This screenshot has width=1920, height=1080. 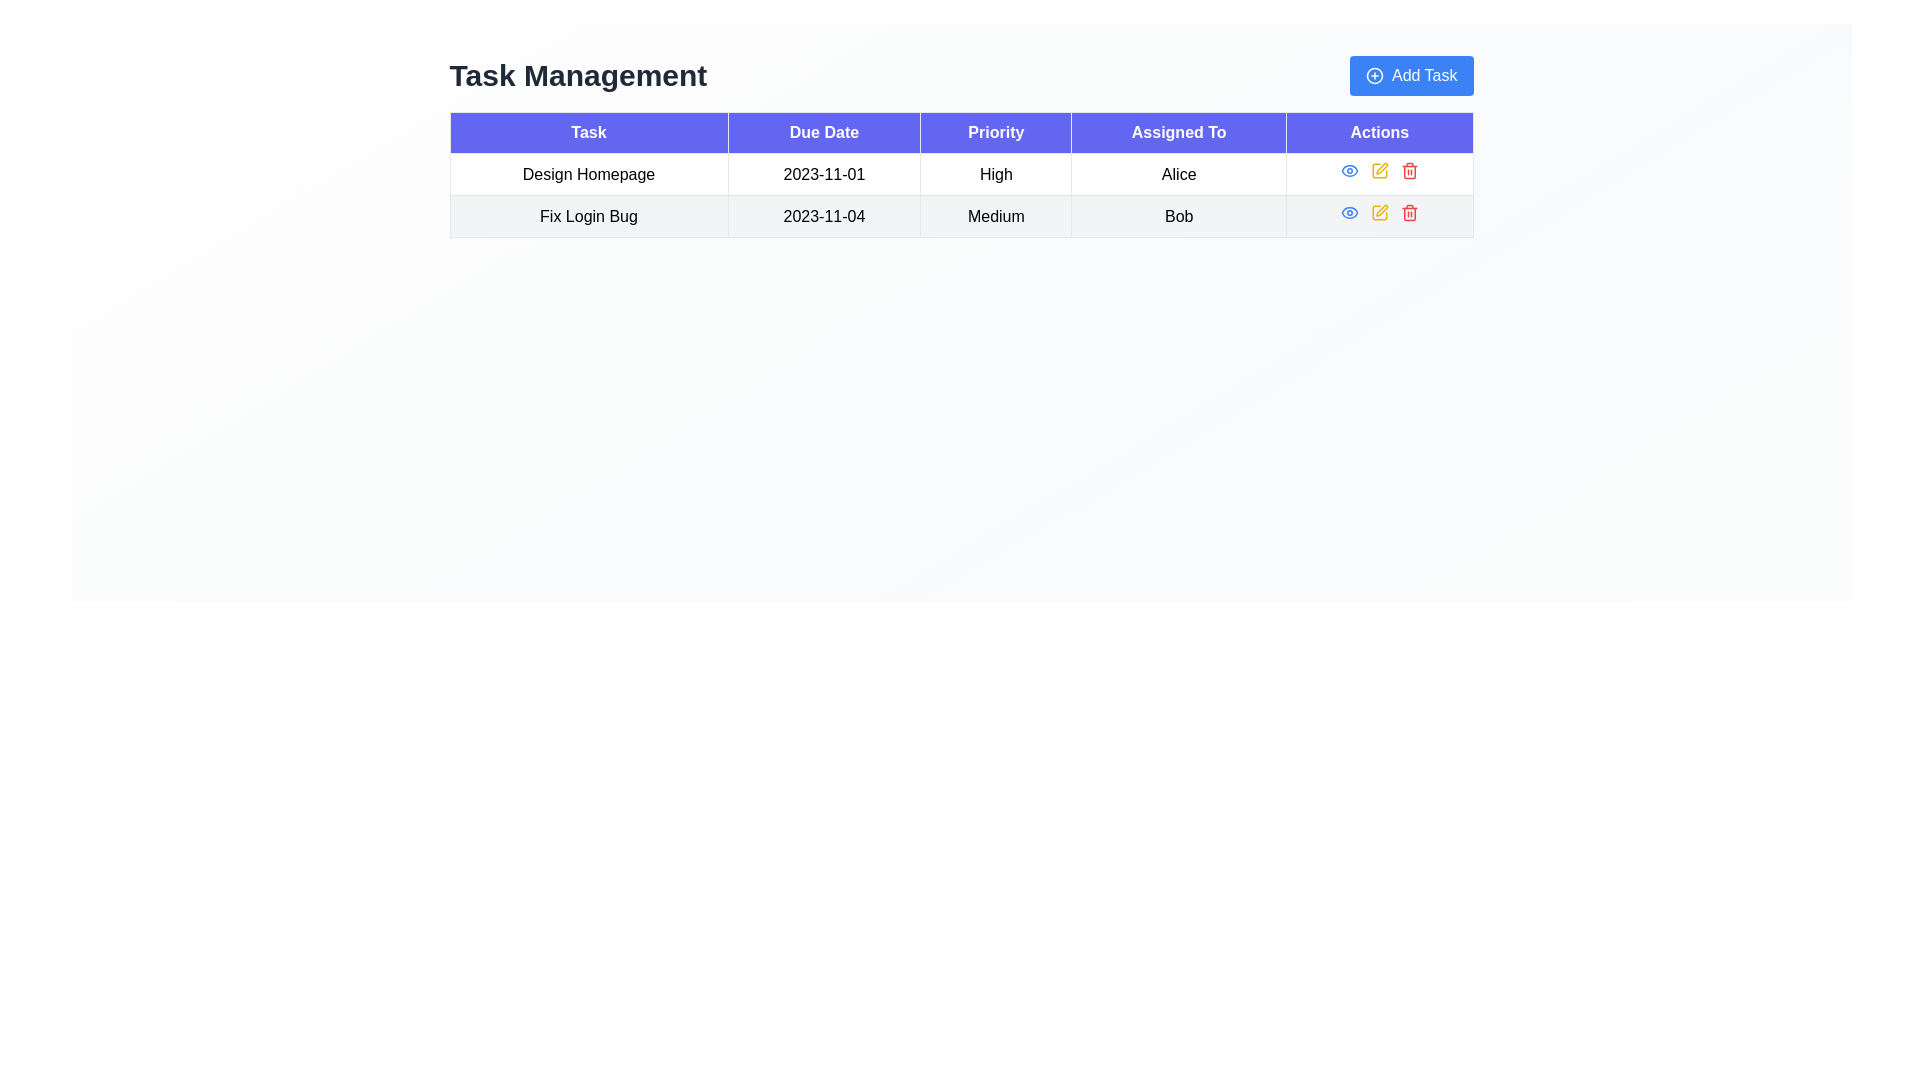 I want to click on the first header cell of the table, which displays the text 'Task' in white on a vivid blue background, so click(x=588, y=132).